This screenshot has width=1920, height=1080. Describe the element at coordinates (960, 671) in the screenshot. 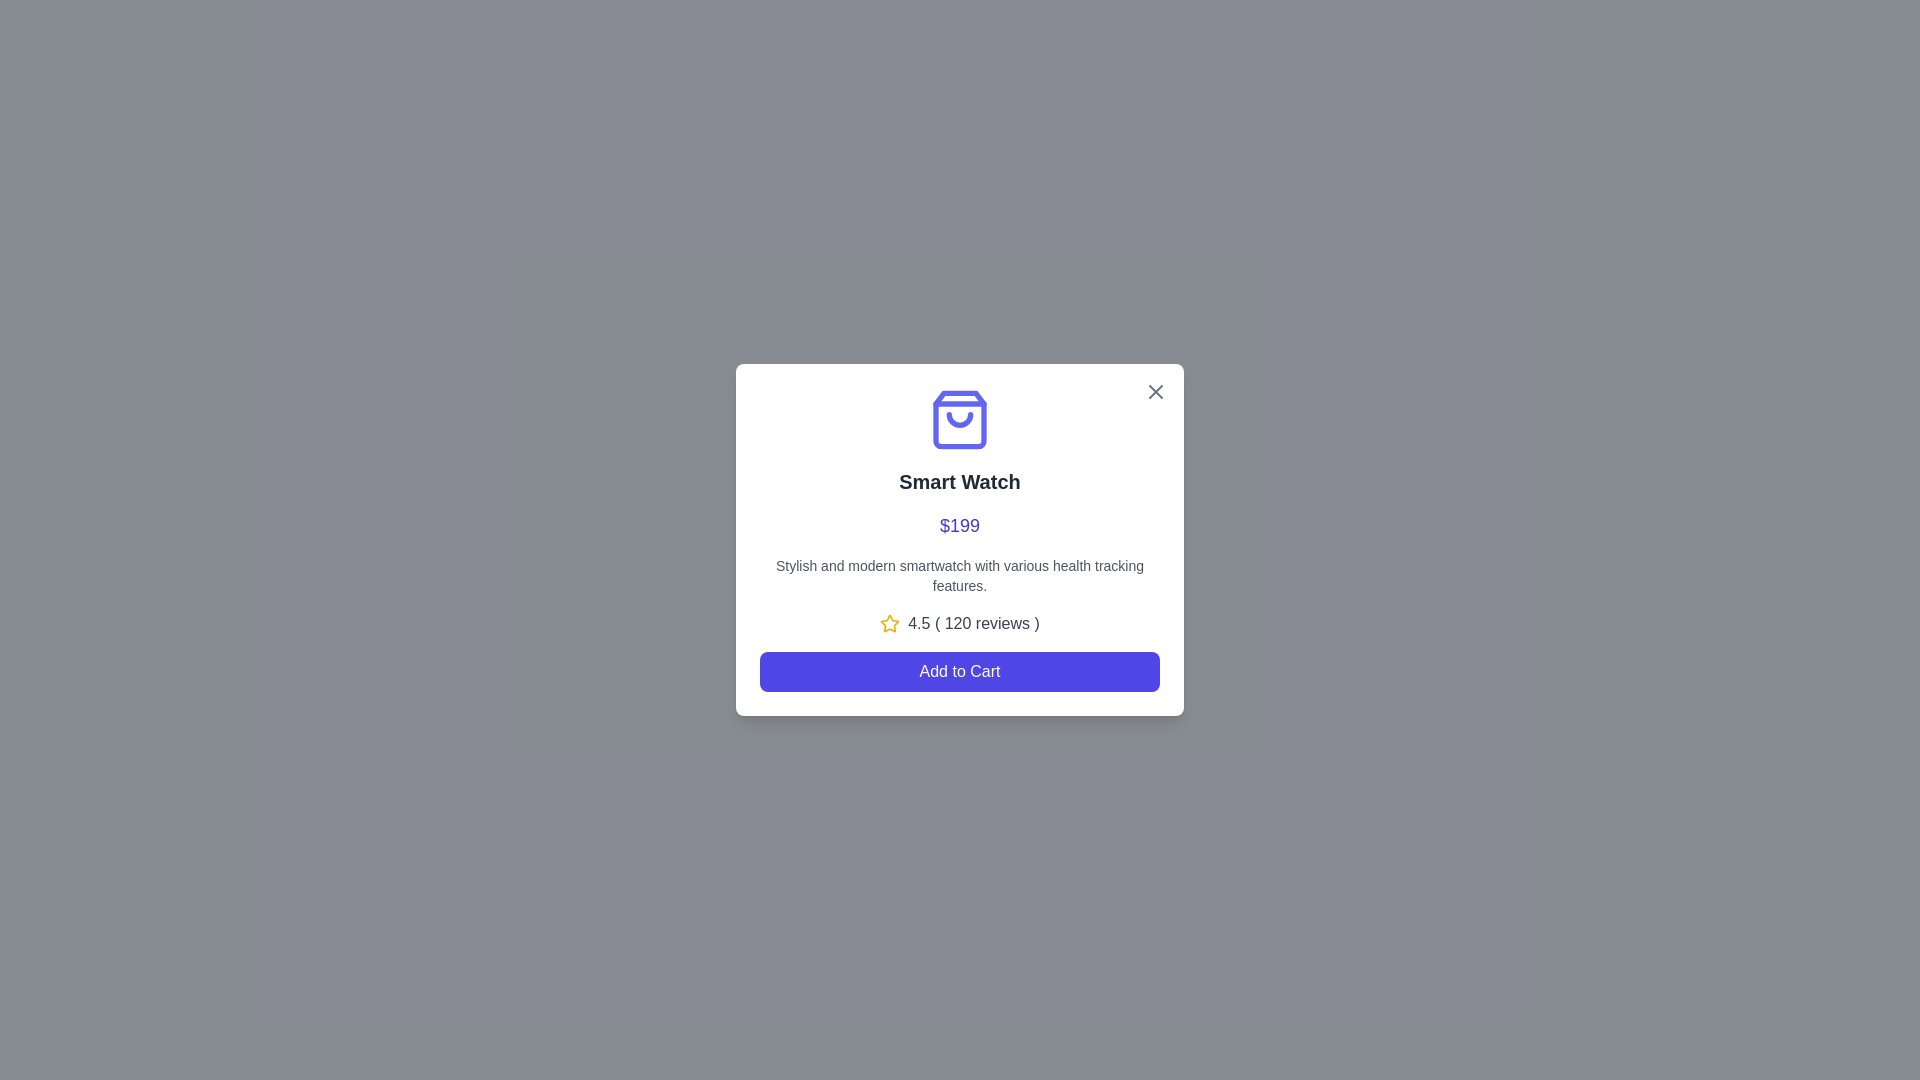

I see `the 'Add to Cart' button, which is a horizontally rectangular button with rounded corners, located at the bottom of the product card layout, to observe the hover effect` at that location.